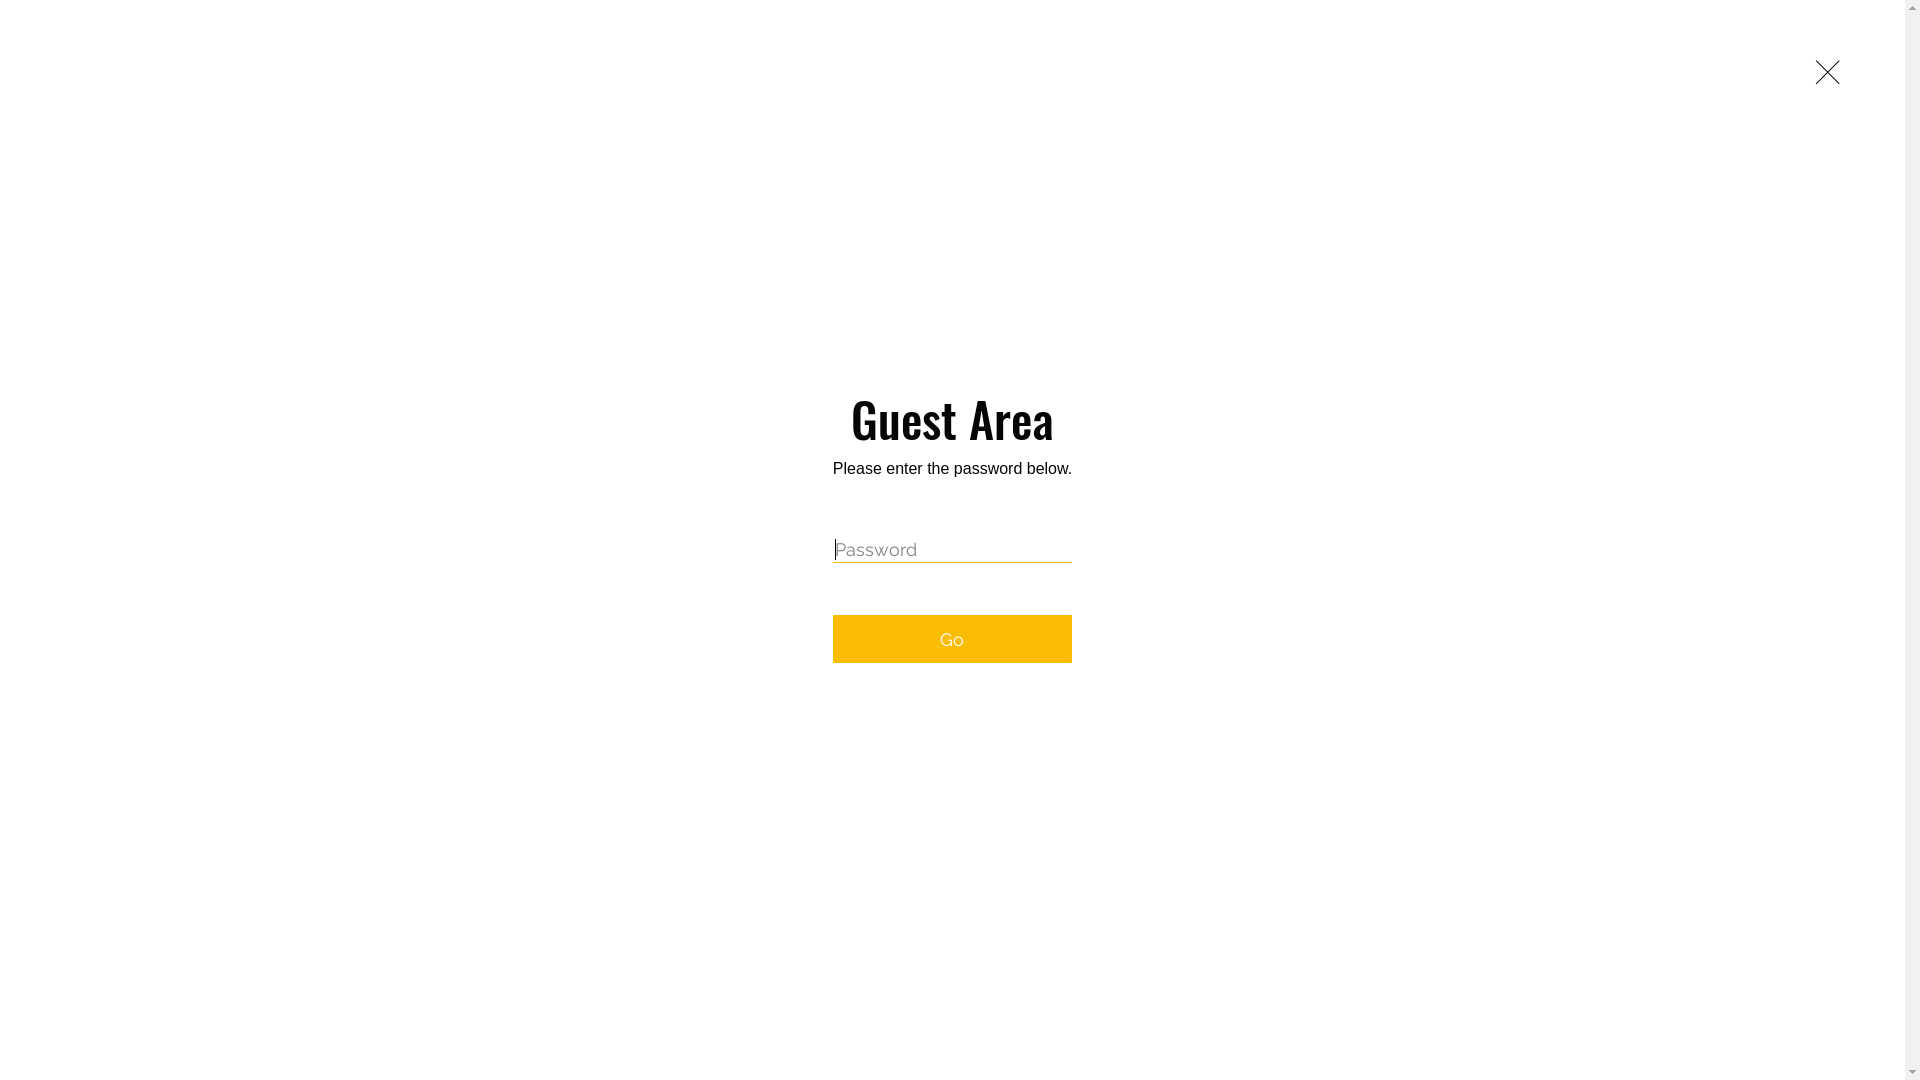  I want to click on 'Go', so click(951, 639).